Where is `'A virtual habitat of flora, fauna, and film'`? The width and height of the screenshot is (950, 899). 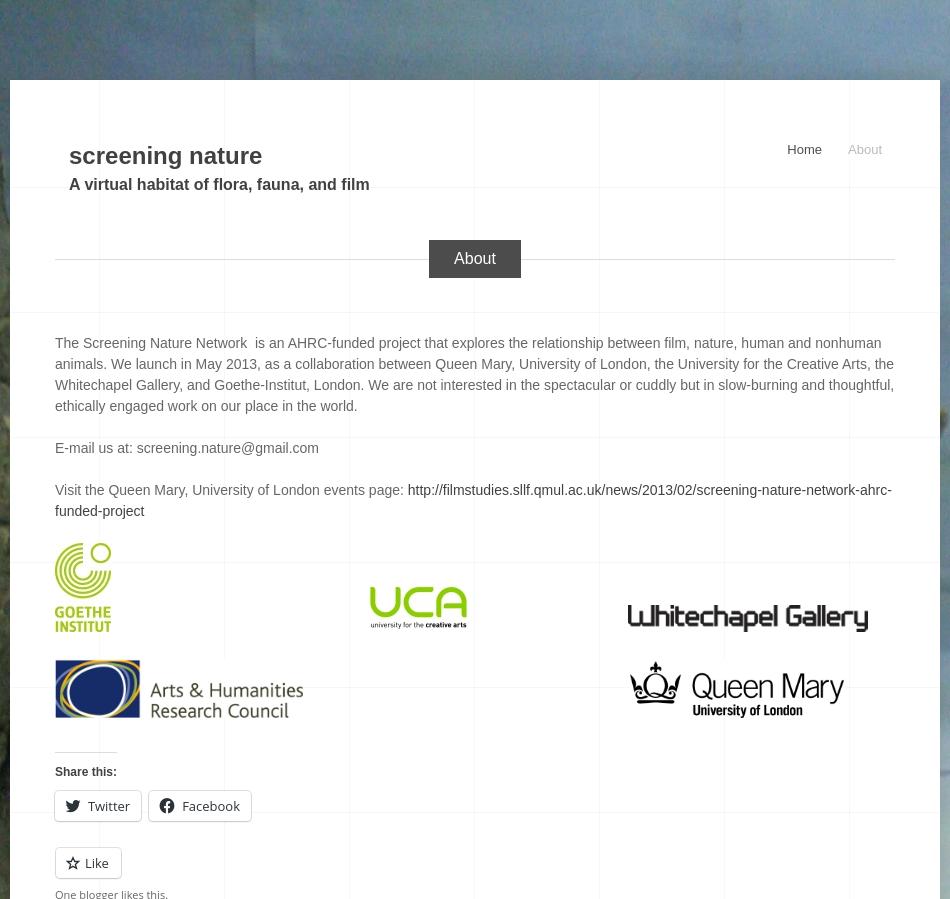 'A virtual habitat of flora, fauna, and film' is located at coordinates (218, 183).